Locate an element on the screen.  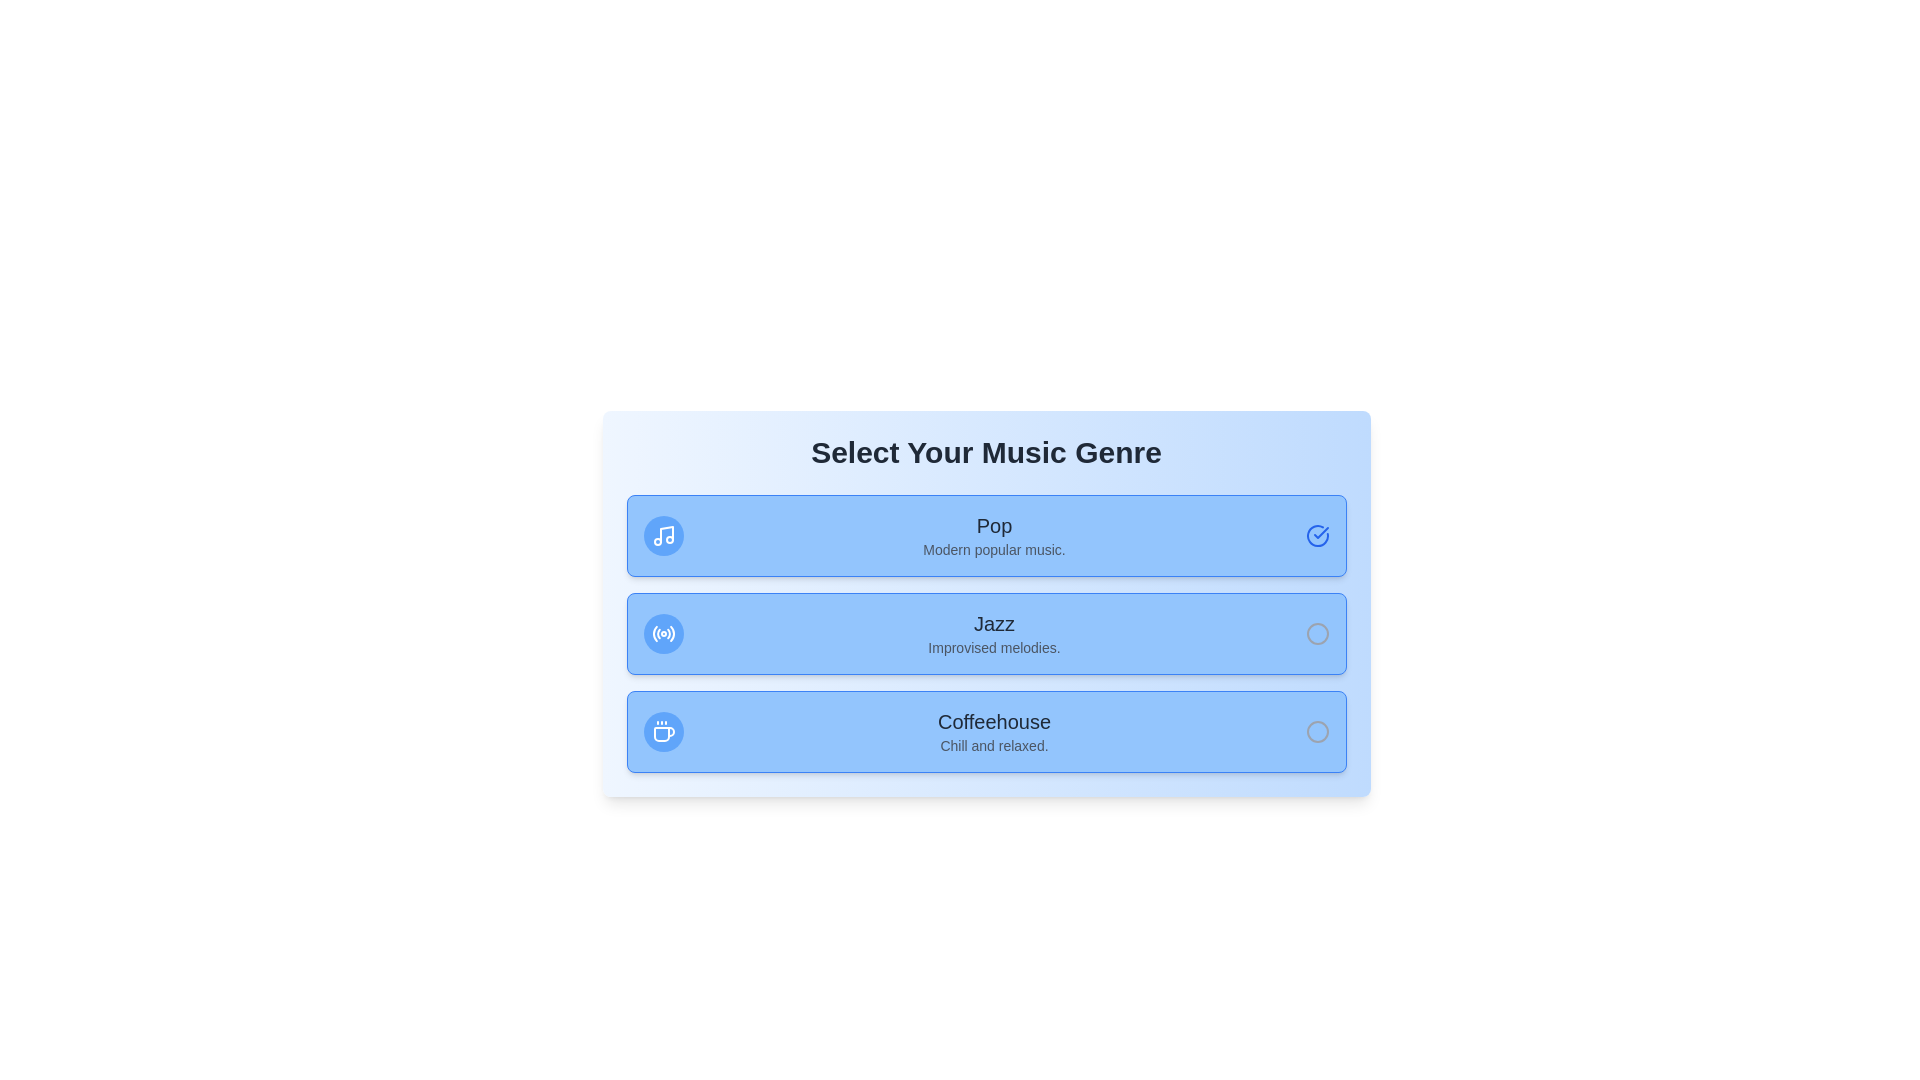
the text label element that displays the sentence 'Modern popular music.' which is located directly beneath the heading 'Pop' within the first music genre selection option is located at coordinates (994, 550).